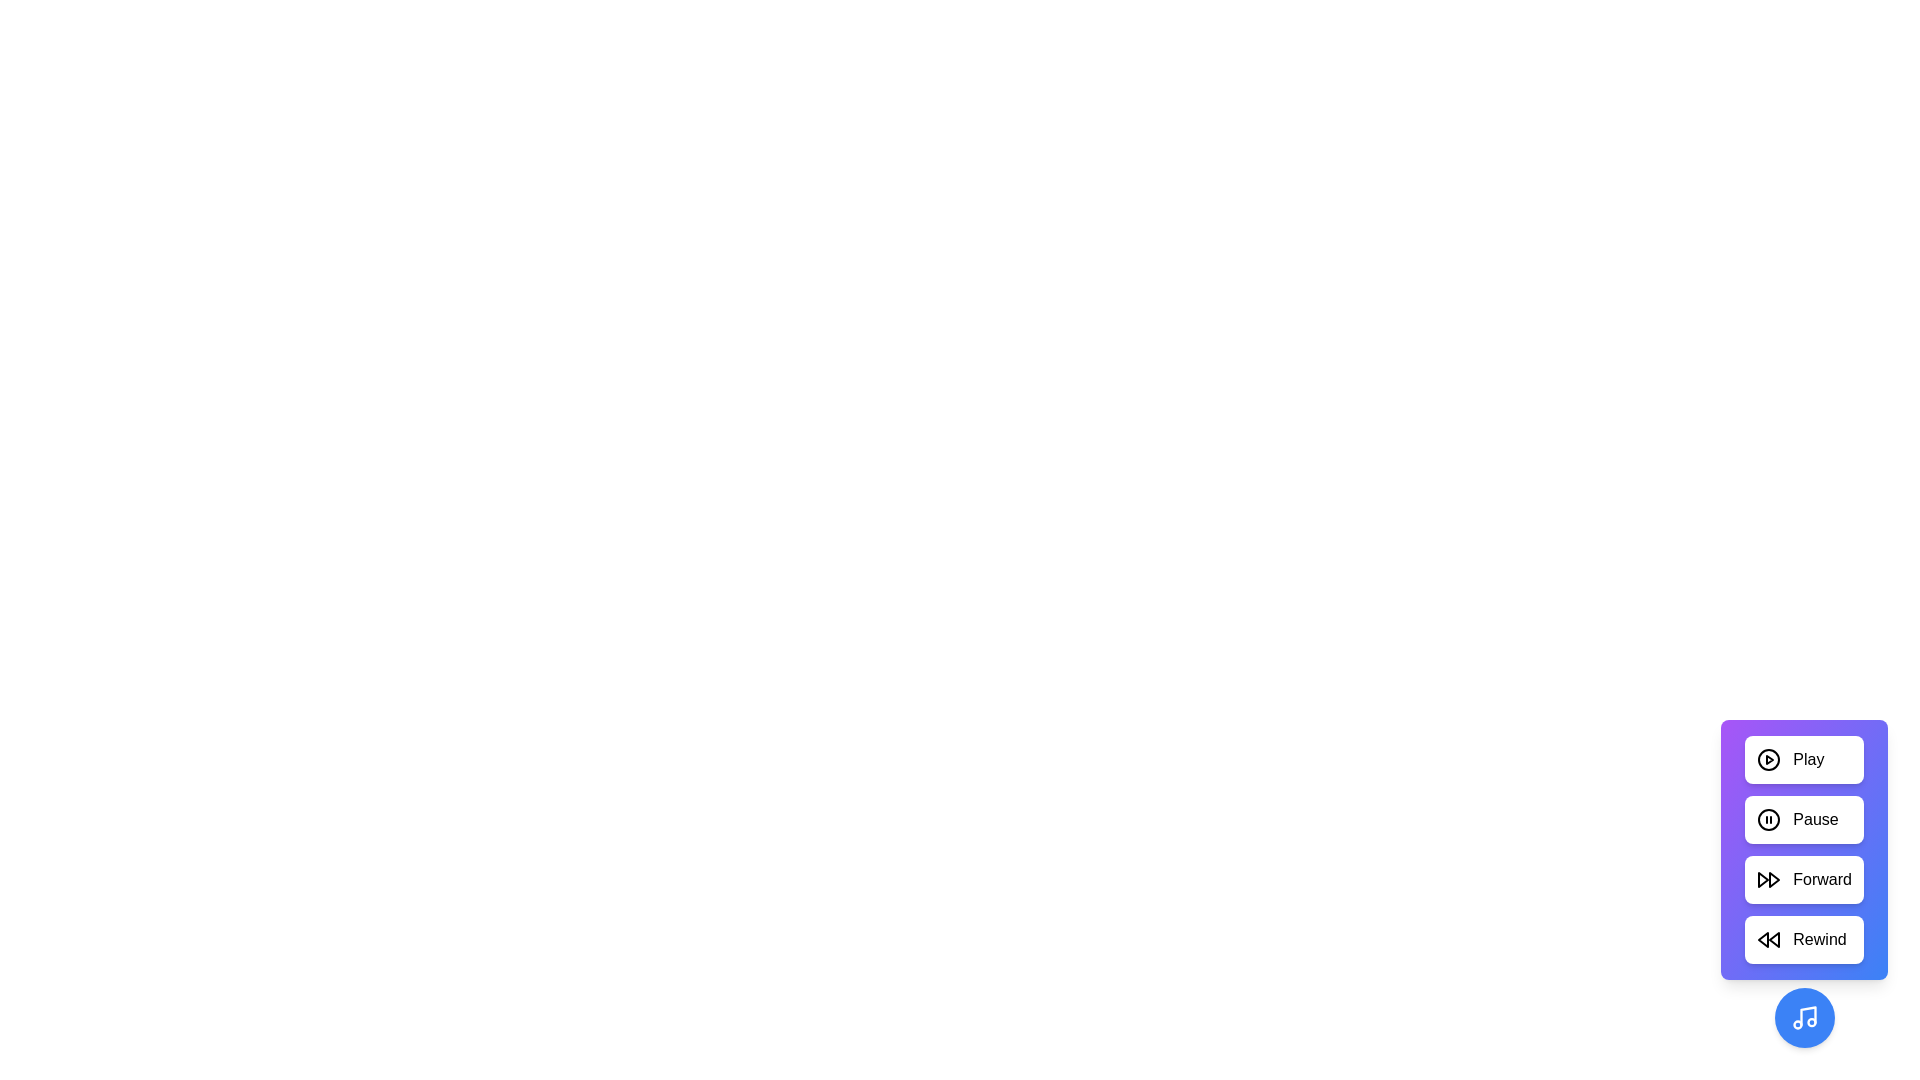  What do you see at coordinates (1804, 878) in the screenshot?
I see `the 'Forward' button to activate the forward action` at bounding box center [1804, 878].